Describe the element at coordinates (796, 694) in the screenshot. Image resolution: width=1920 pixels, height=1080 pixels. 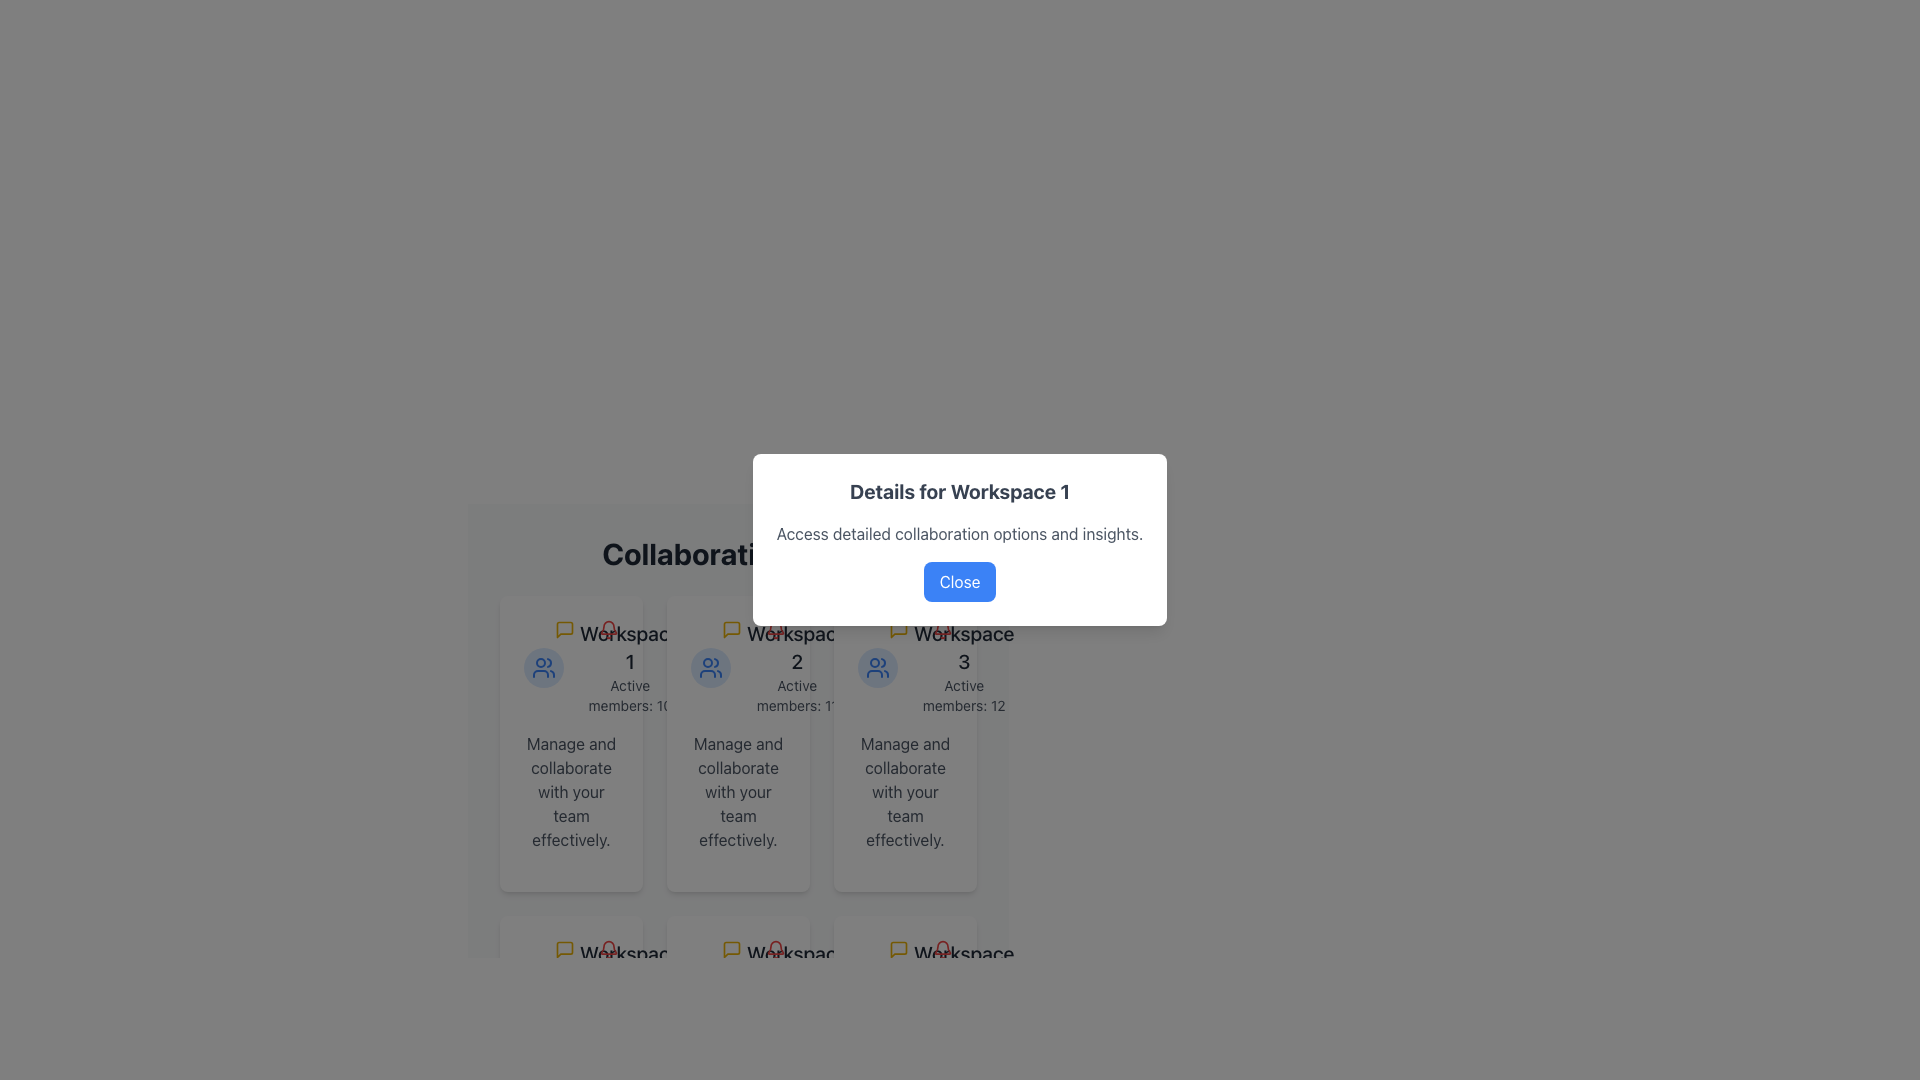
I see `the static label displaying the number of active members associated with 'Workspace 2', located beneath the title within the card layout` at that location.